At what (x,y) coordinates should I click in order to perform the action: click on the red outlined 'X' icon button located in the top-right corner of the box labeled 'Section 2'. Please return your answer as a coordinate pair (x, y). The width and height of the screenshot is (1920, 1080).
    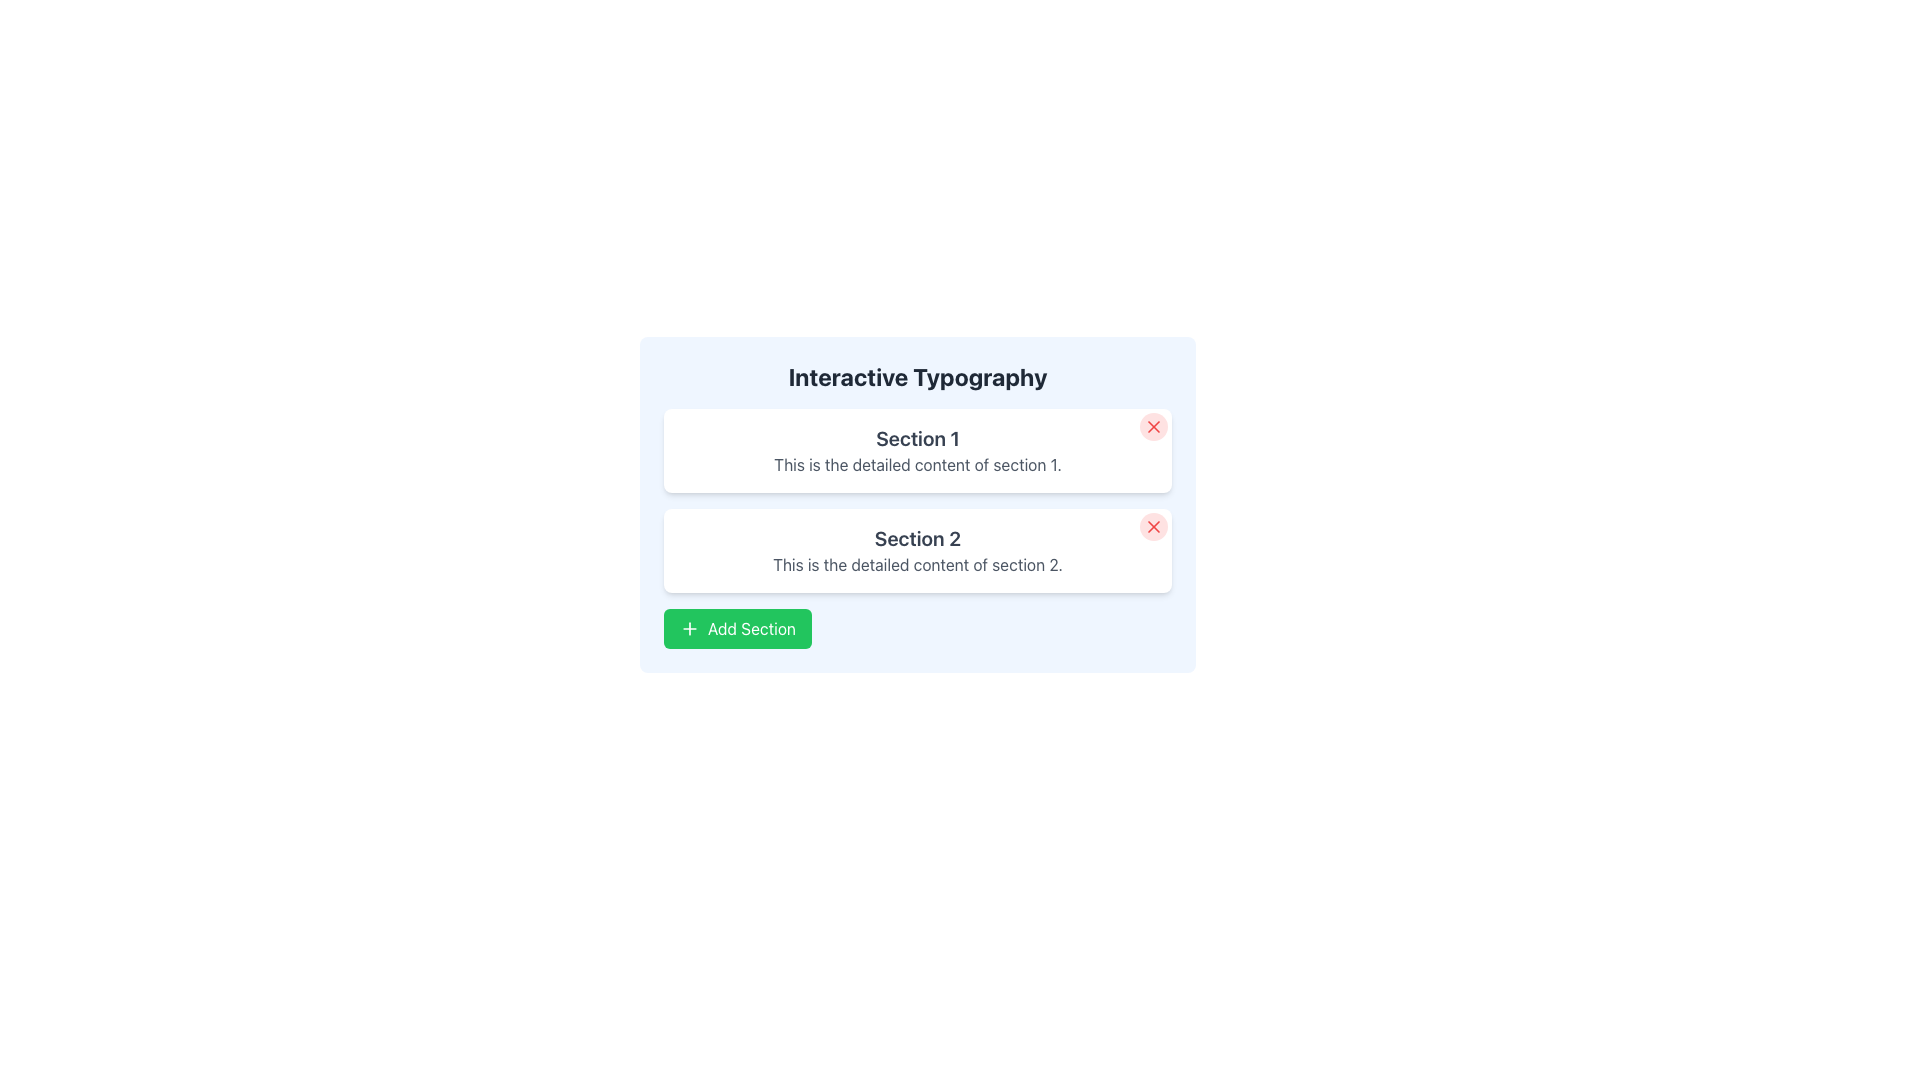
    Looking at the image, I should click on (1153, 526).